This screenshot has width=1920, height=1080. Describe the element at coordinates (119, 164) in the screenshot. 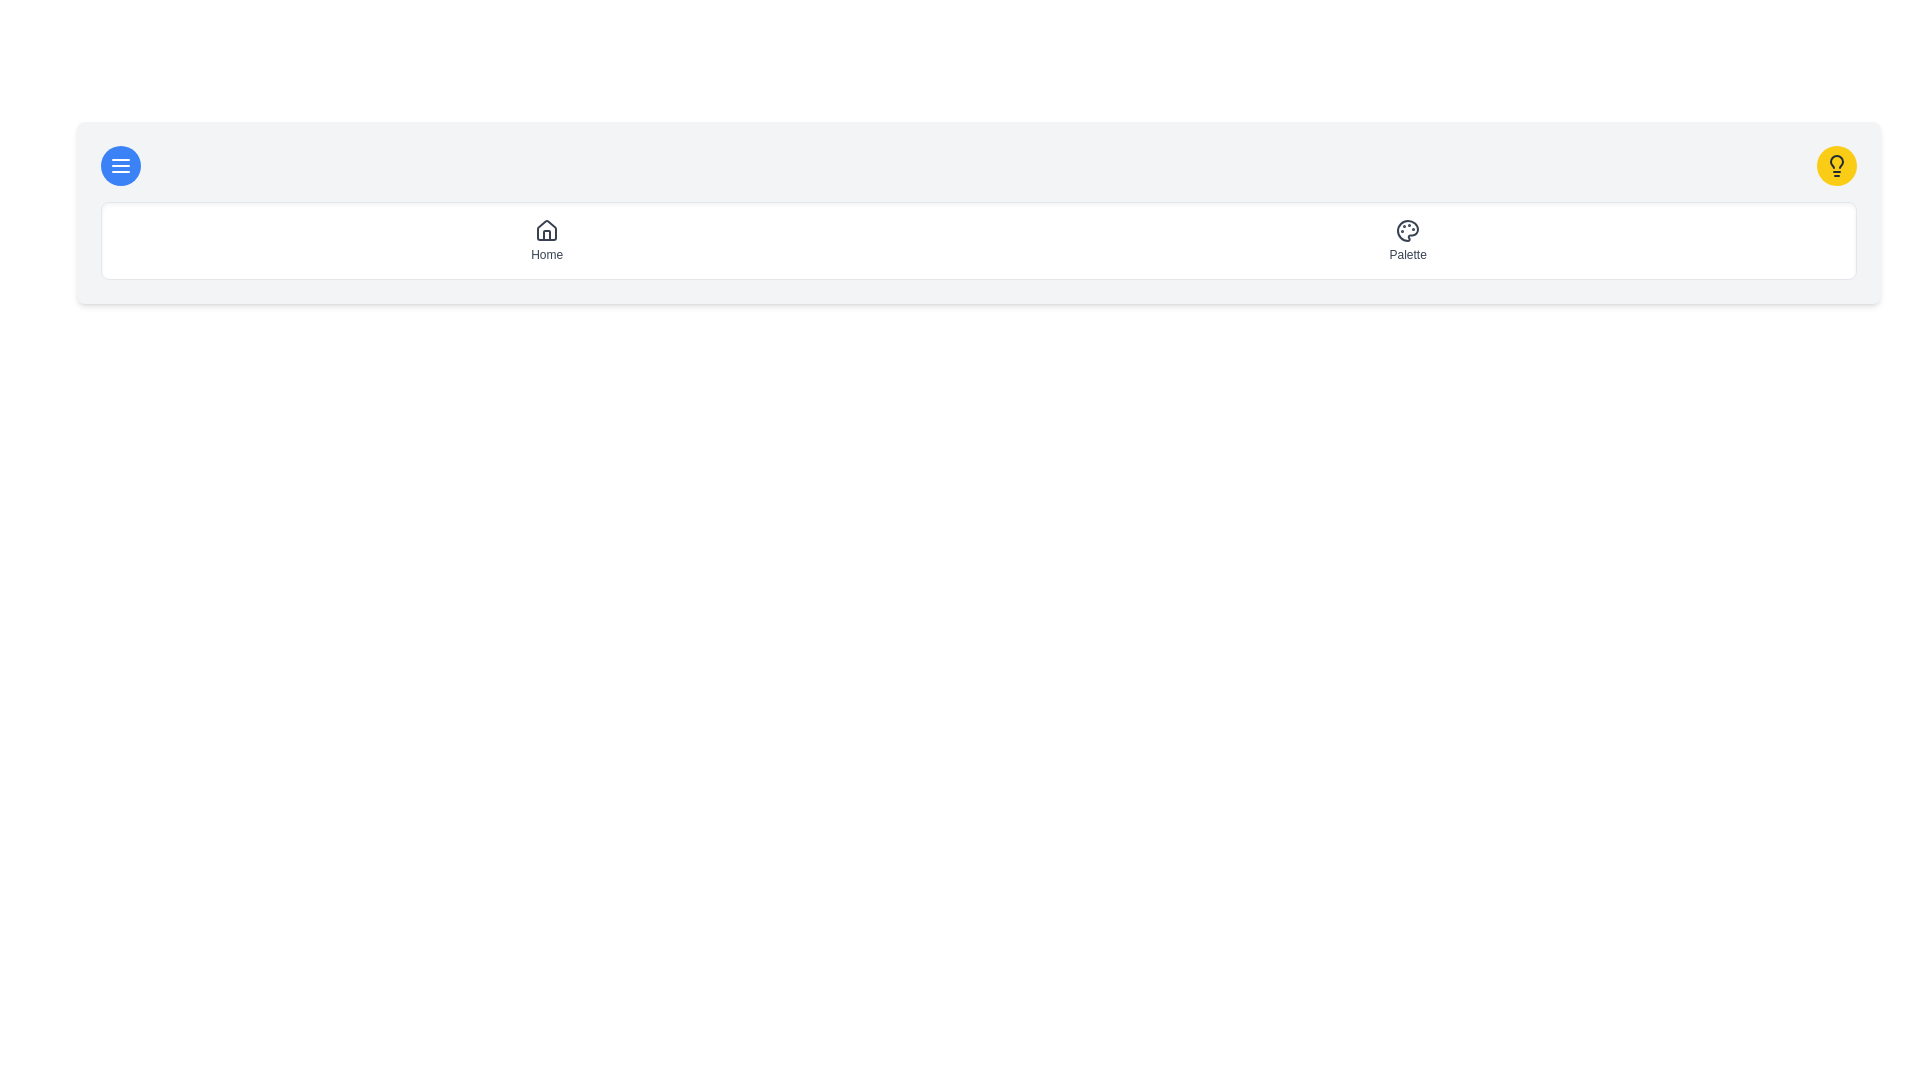

I see `the rounded blue button with a white hamburger menu icon located in the top-left corner of the navigation bar` at that location.